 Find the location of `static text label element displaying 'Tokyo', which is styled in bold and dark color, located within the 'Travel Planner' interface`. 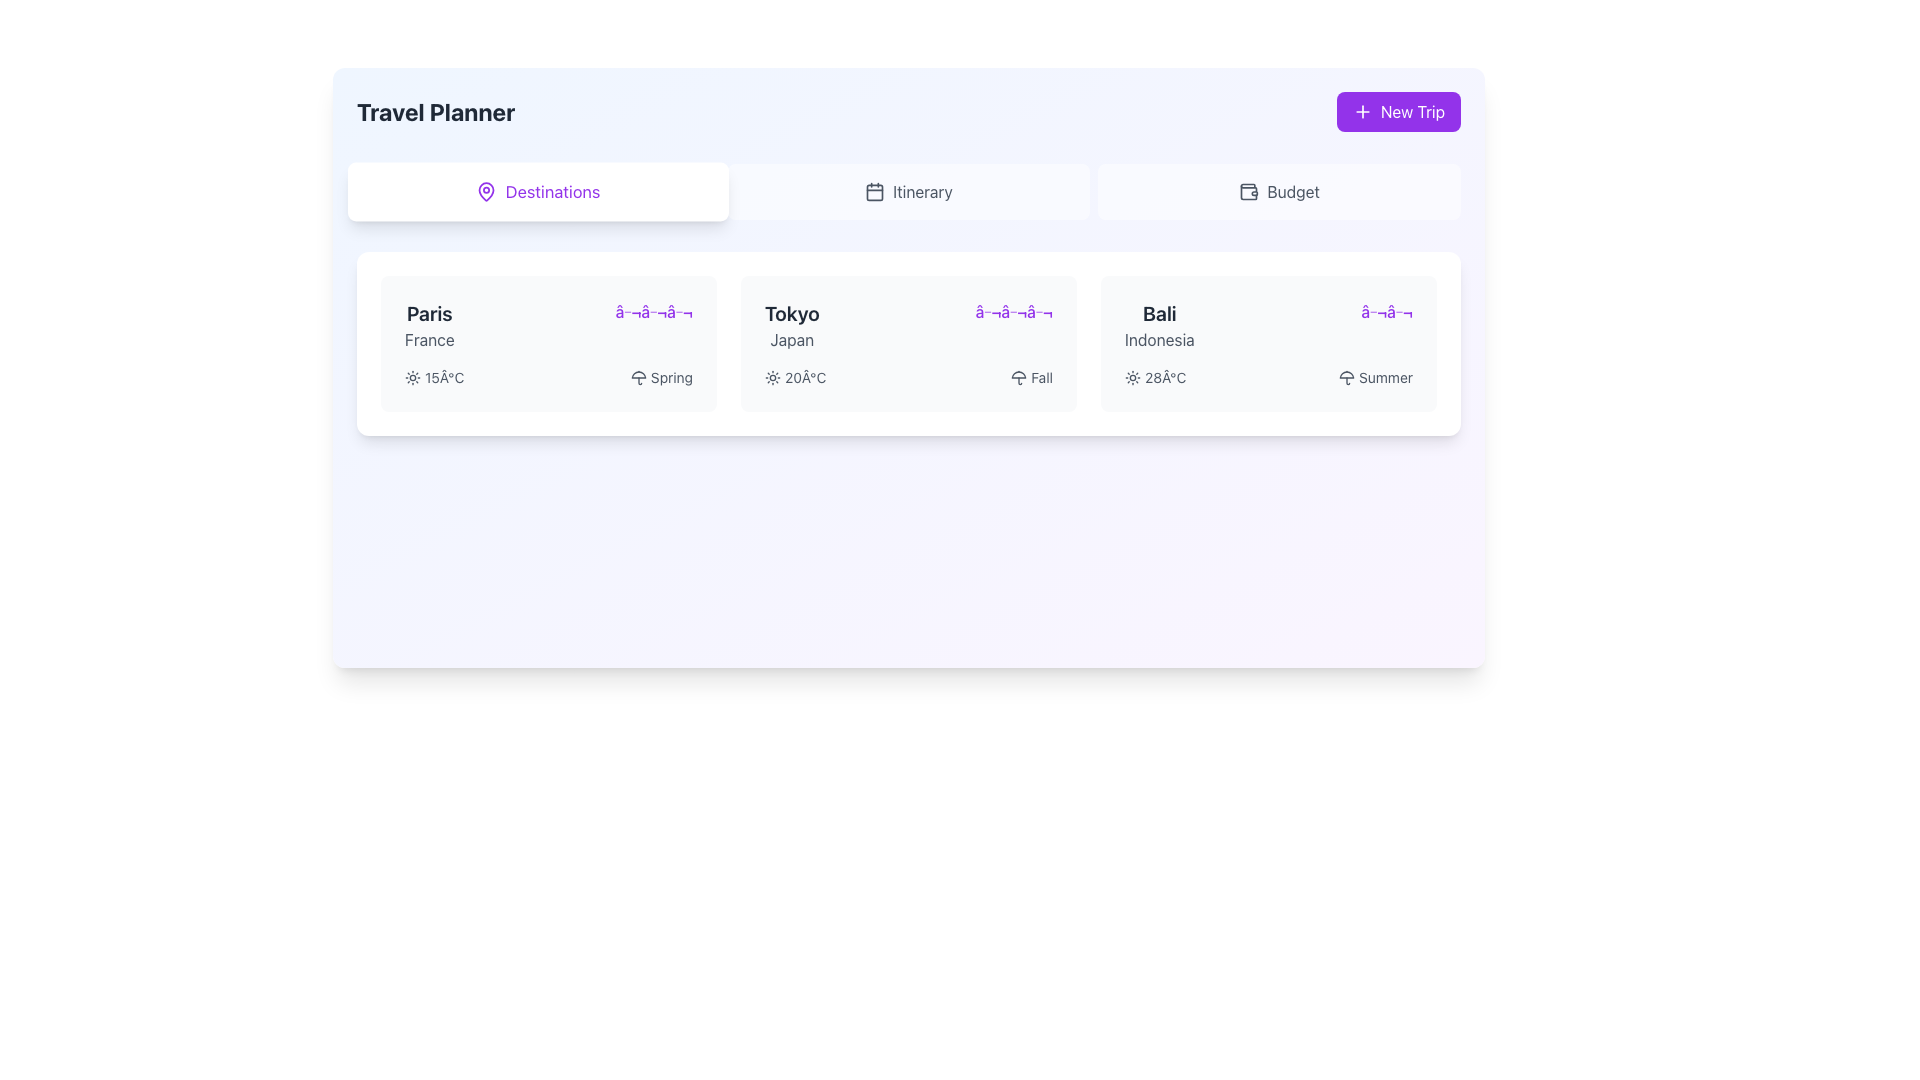

static text label element displaying 'Tokyo', which is styled in bold and dark color, located within the 'Travel Planner' interface is located at coordinates (791, 313).